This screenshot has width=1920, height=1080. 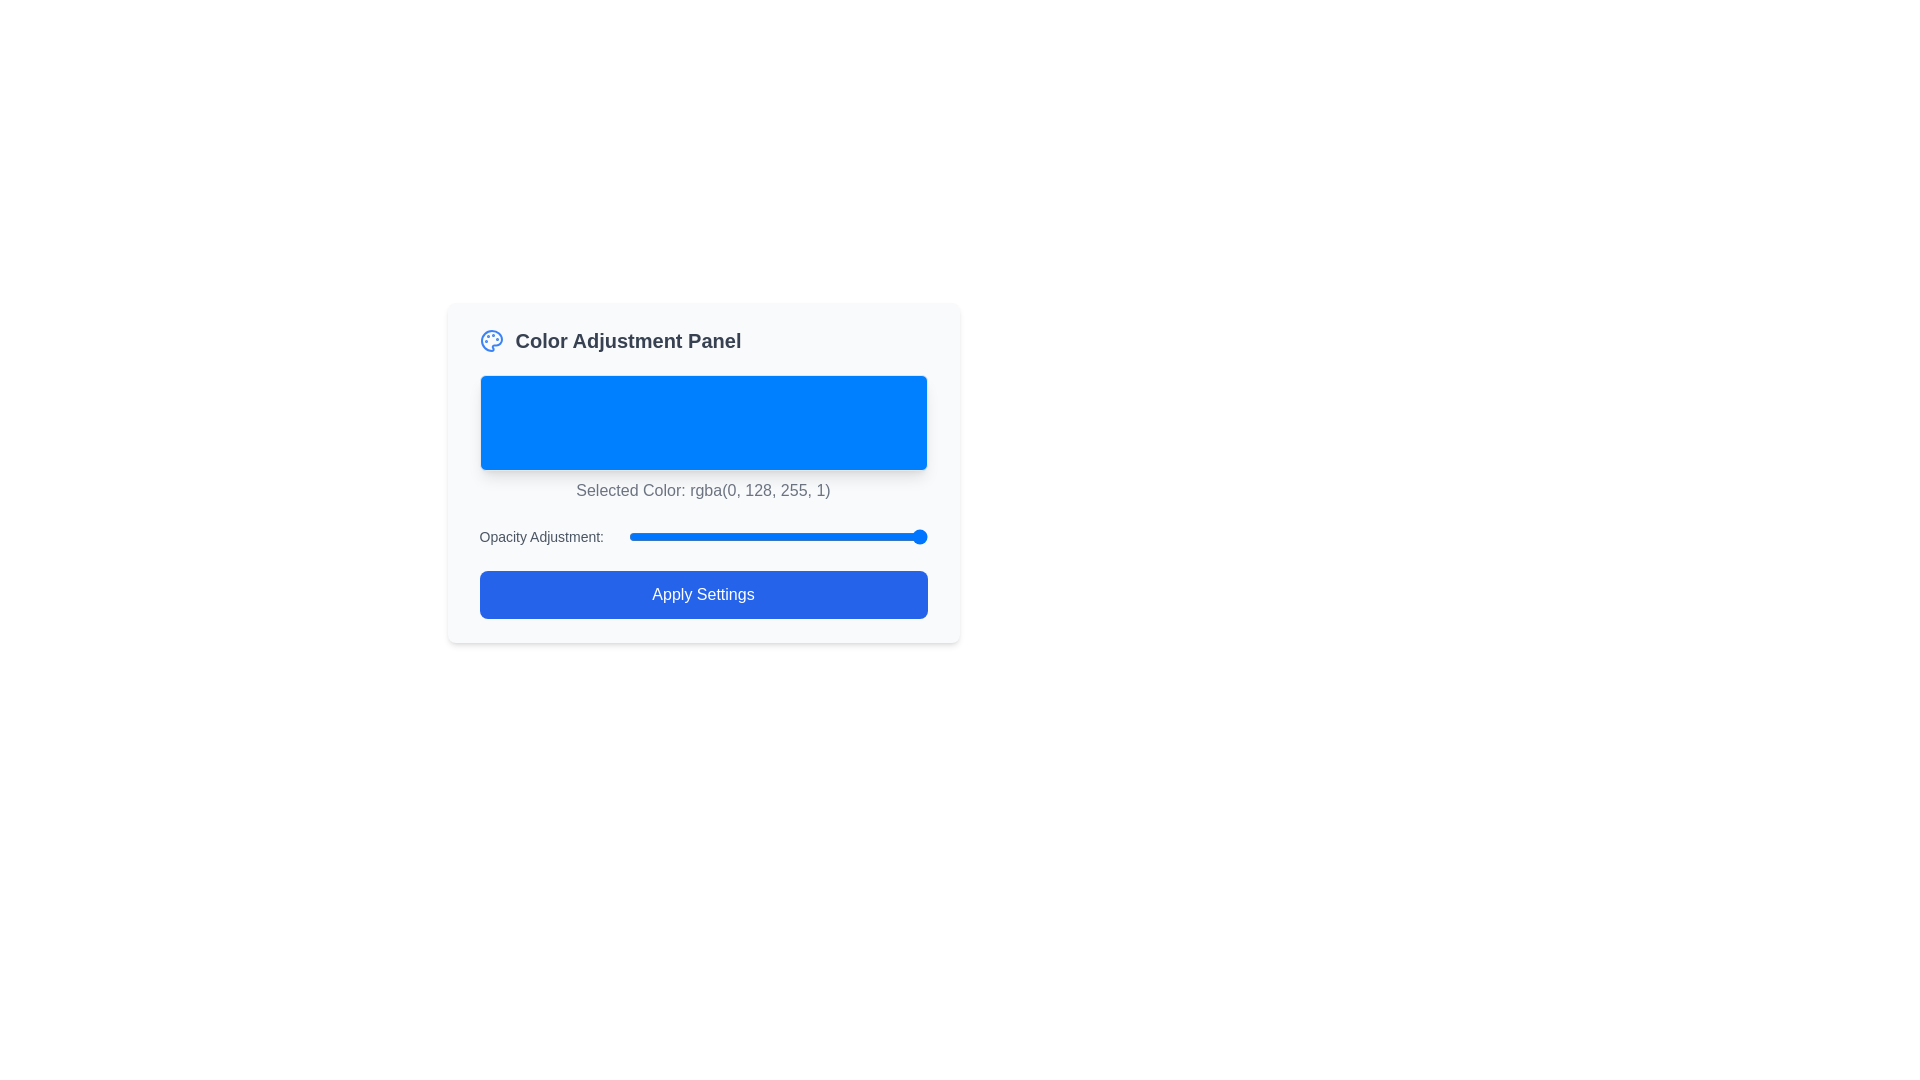 What do you see at coordinates (491, 339) in the screenshot?
I see `the blue-colored palette icon located to the left of the 'Color Adjustment Panel' text, which has a distinct palette shape with circular accents` at bounding box center [491, 339].